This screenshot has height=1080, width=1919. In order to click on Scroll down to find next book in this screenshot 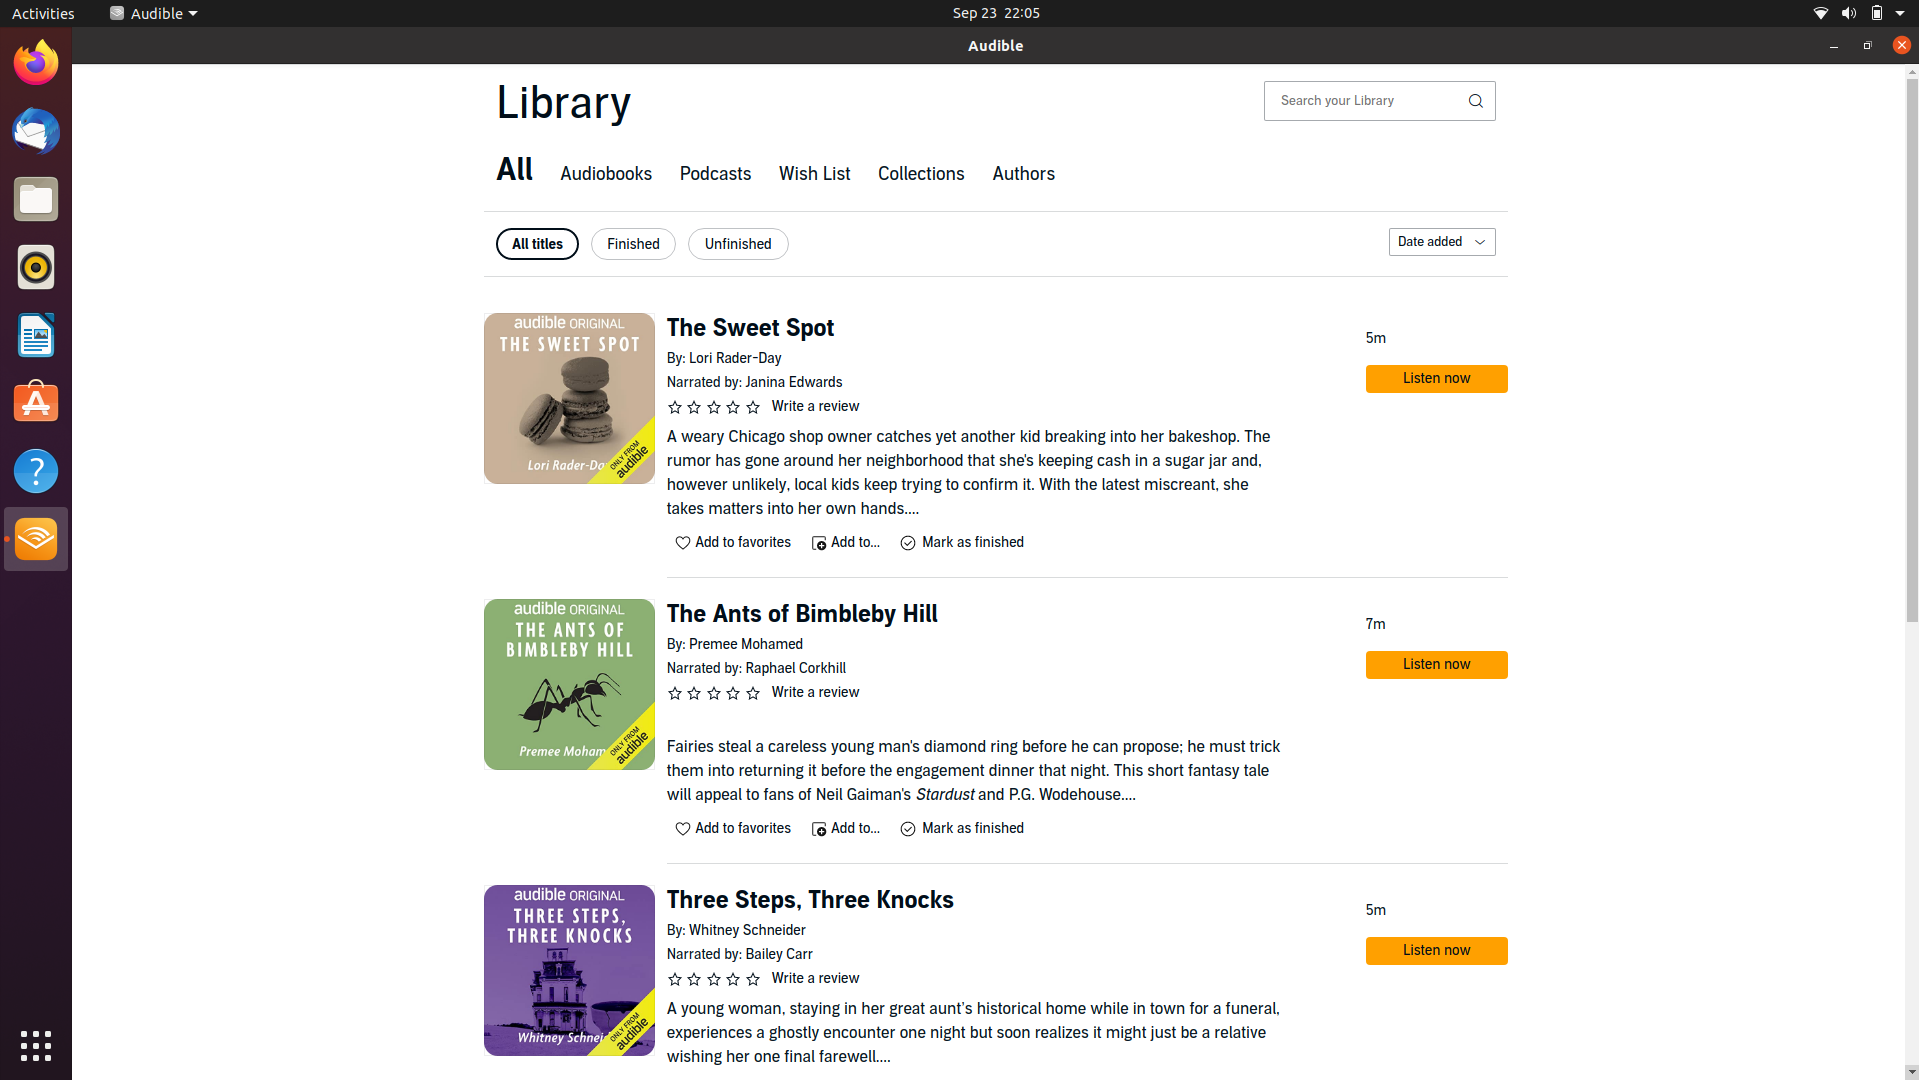, I will do `click(1909405, 618300)`.